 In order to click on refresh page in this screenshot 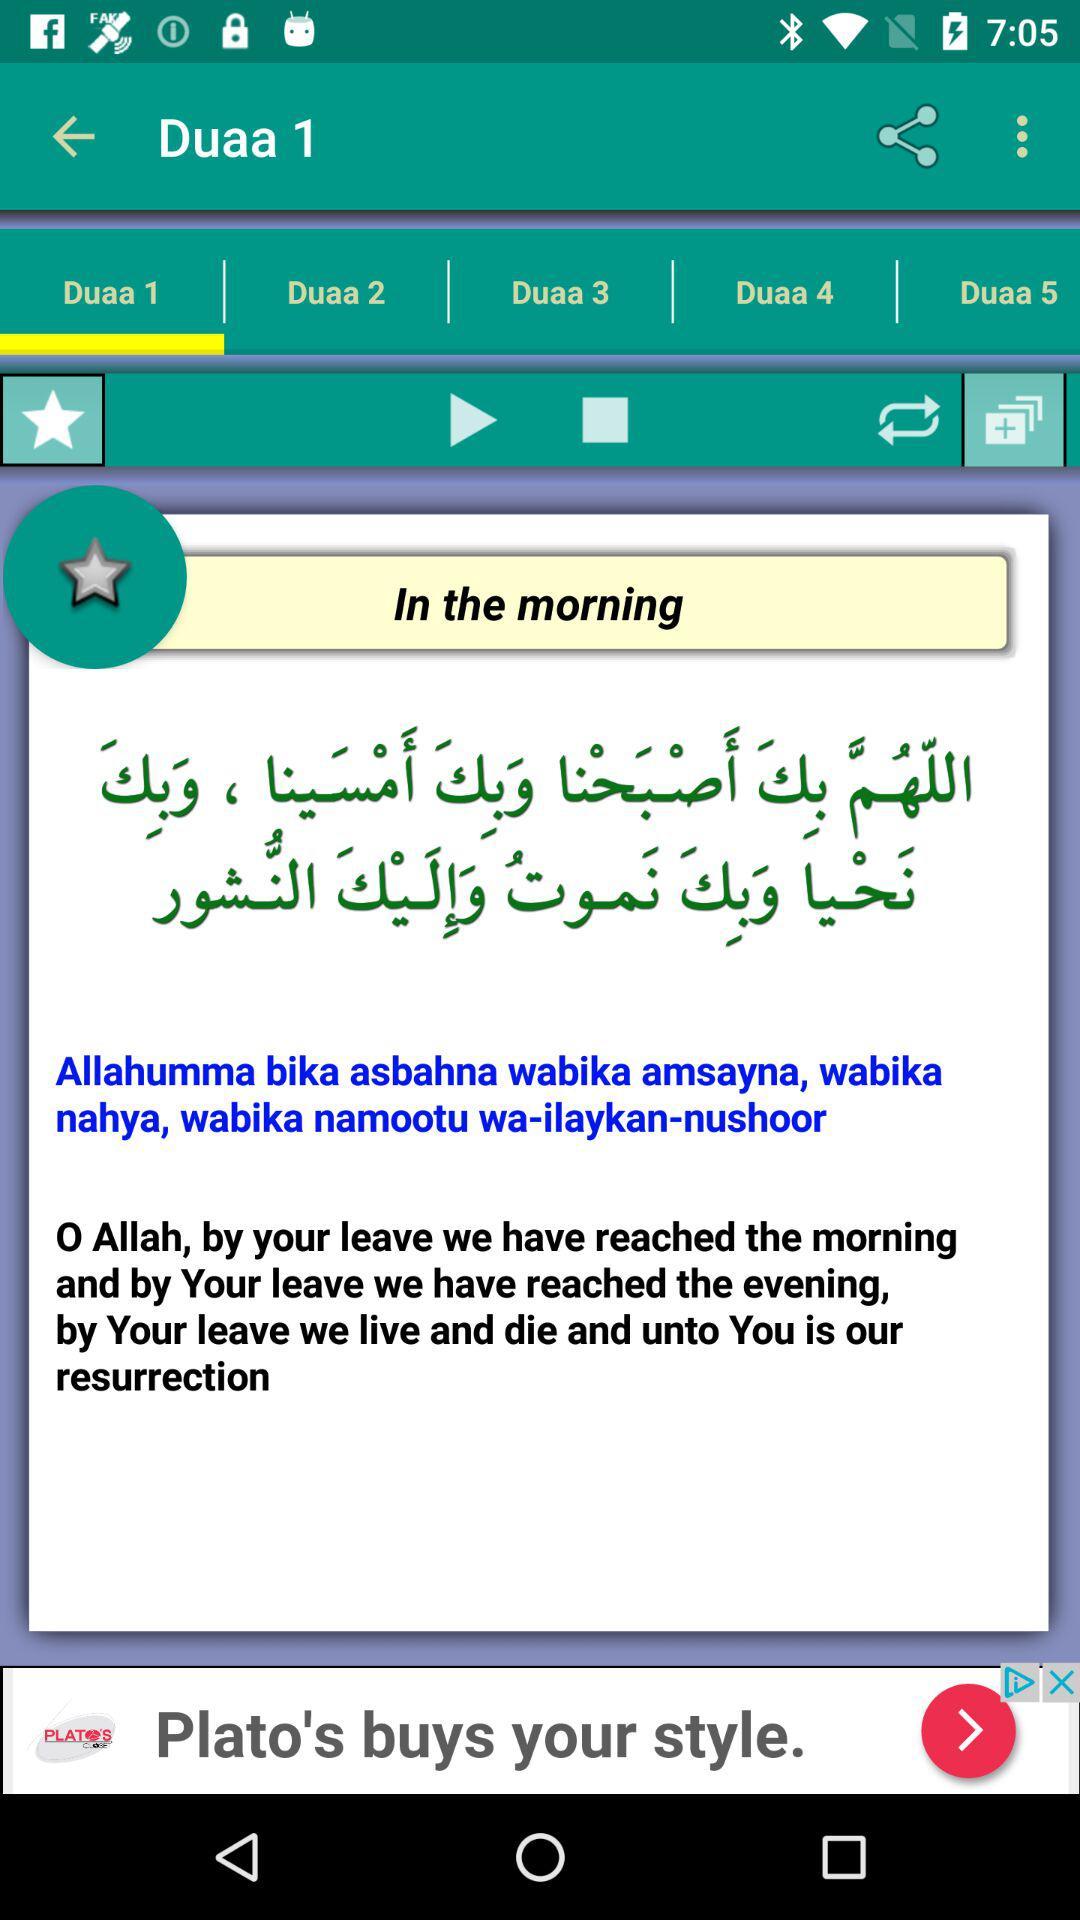, I will do `click(909, 419)`.